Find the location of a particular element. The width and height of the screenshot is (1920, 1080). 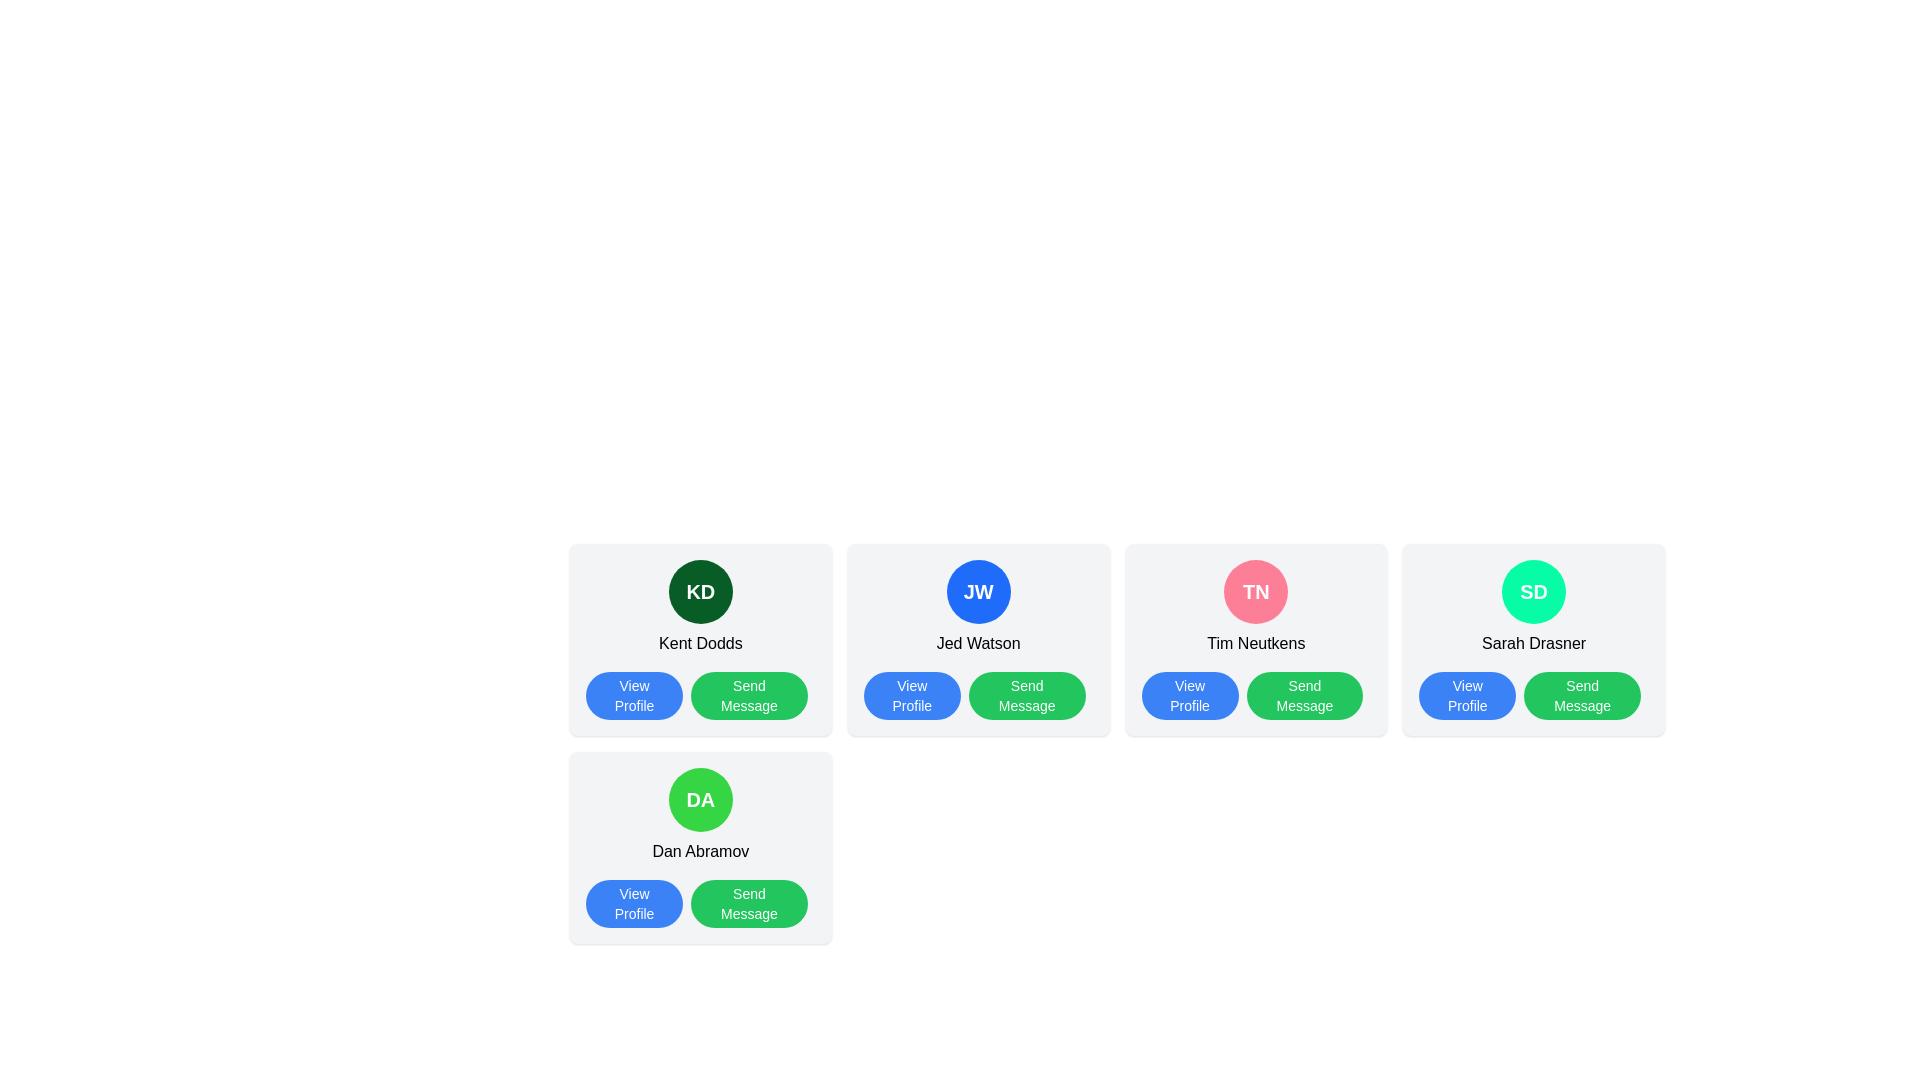

the circular avatar icon with a blue background and white text "JW" centered within it, located in the top section of the card for "Jed Watson" is located at coordinates (978, 590).